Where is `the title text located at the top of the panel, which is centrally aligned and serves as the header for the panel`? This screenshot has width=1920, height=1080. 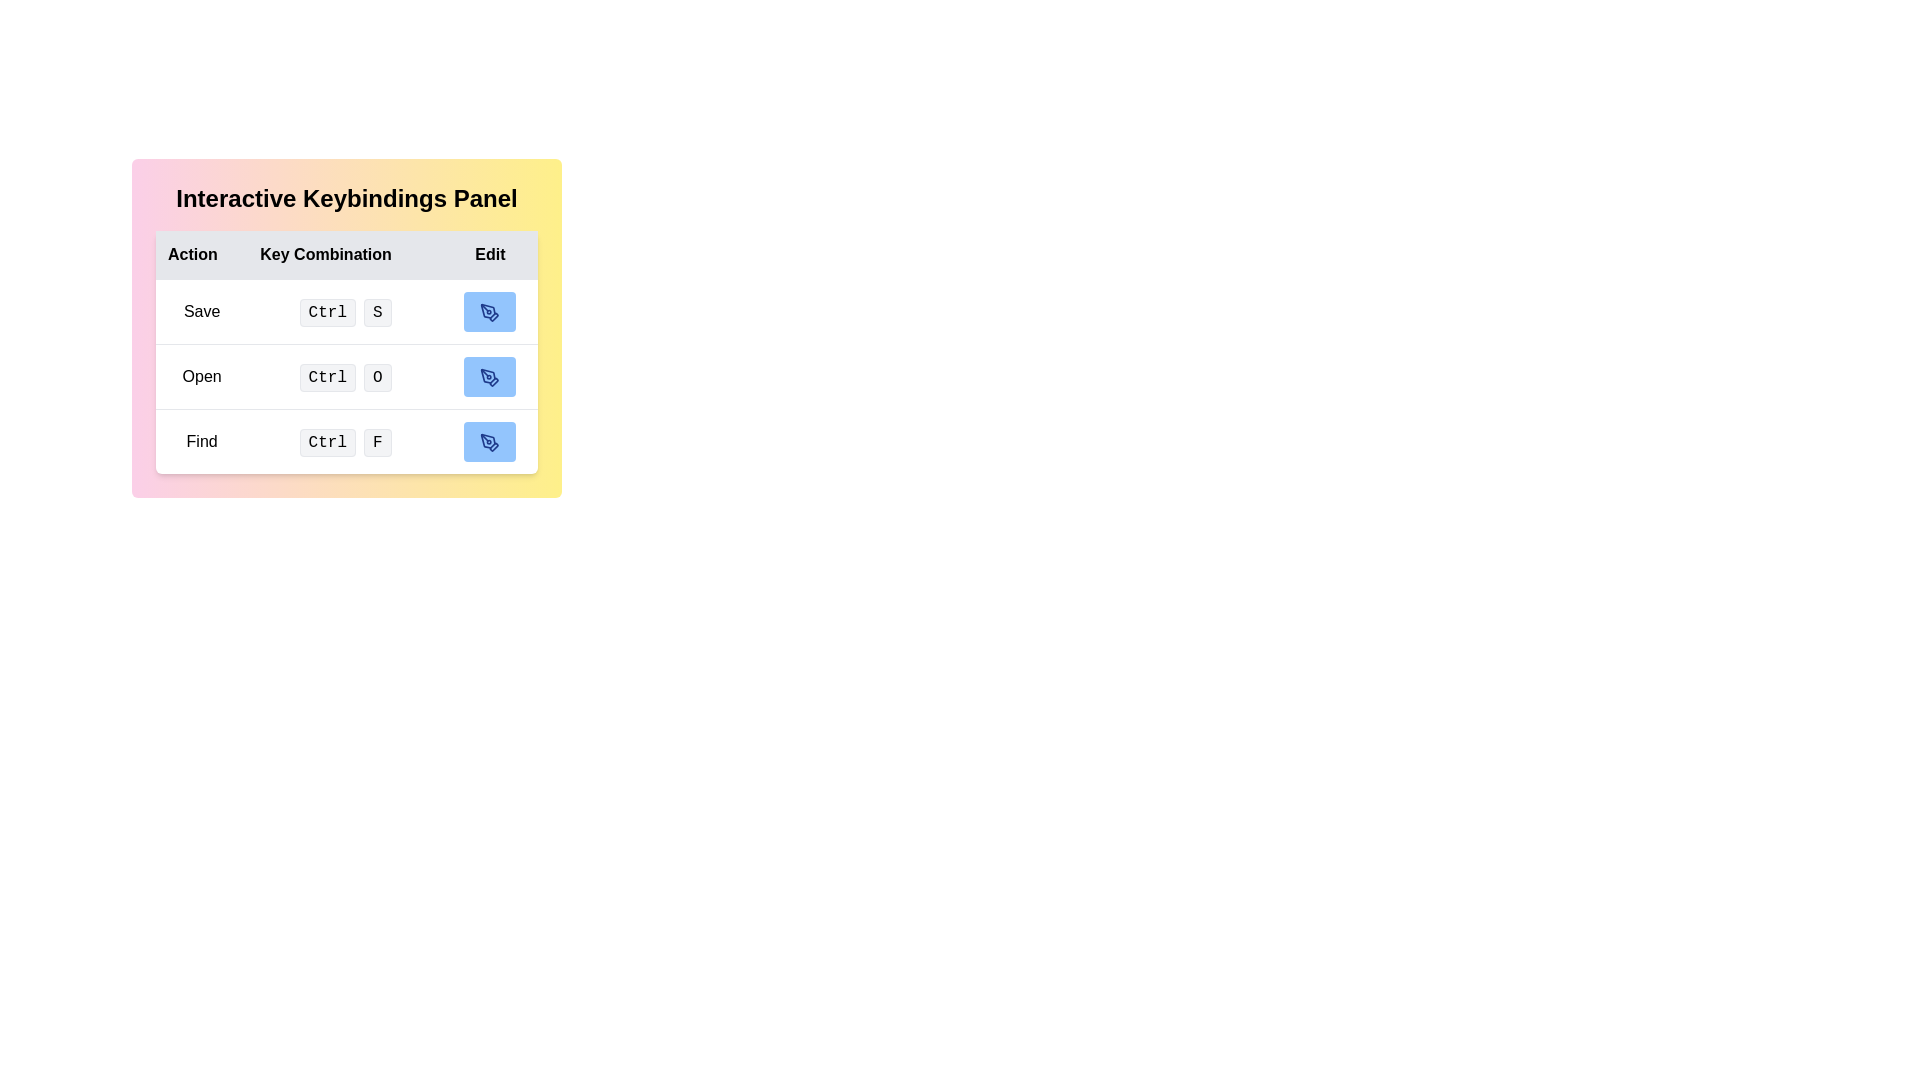 the title text located at the top of the panel, which is centrally aligned and serves as the header for the panel is located at coordinates (346, 199).